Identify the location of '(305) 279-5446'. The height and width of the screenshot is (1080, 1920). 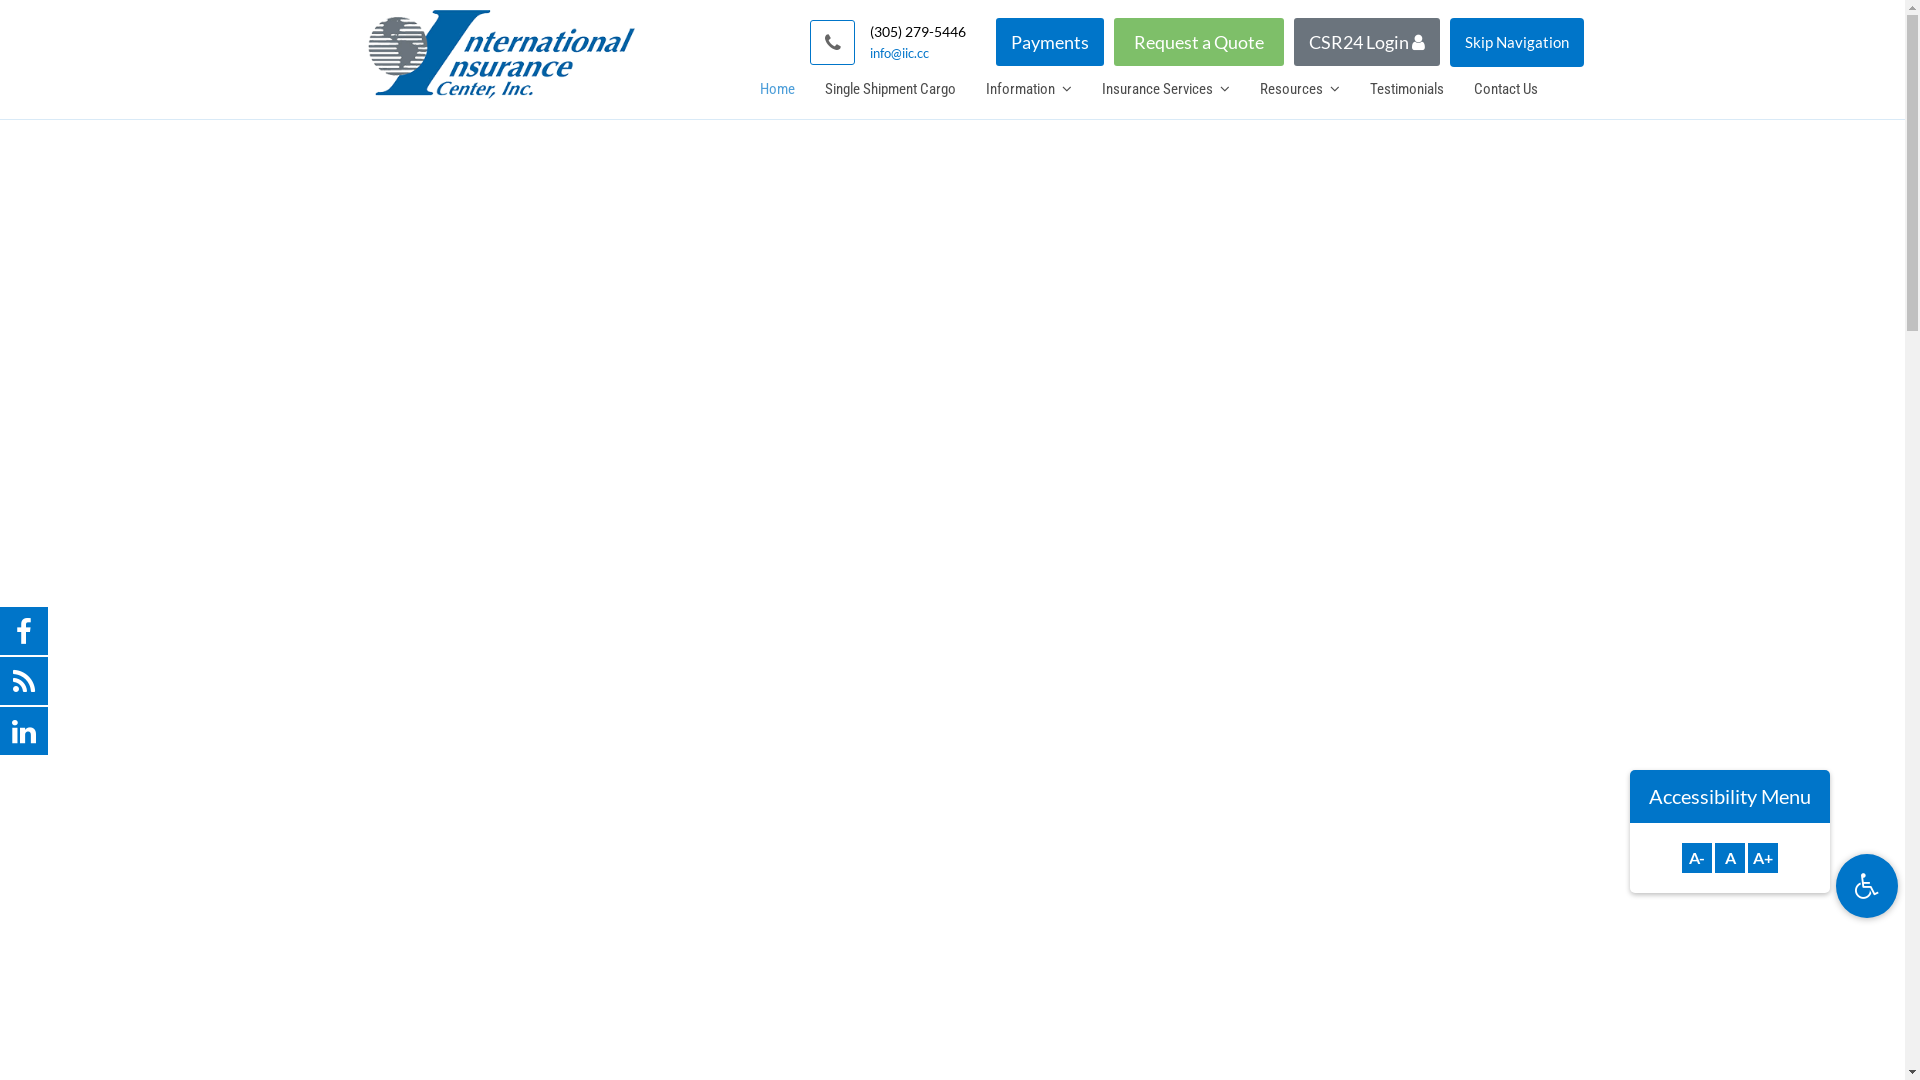
(916, 31).